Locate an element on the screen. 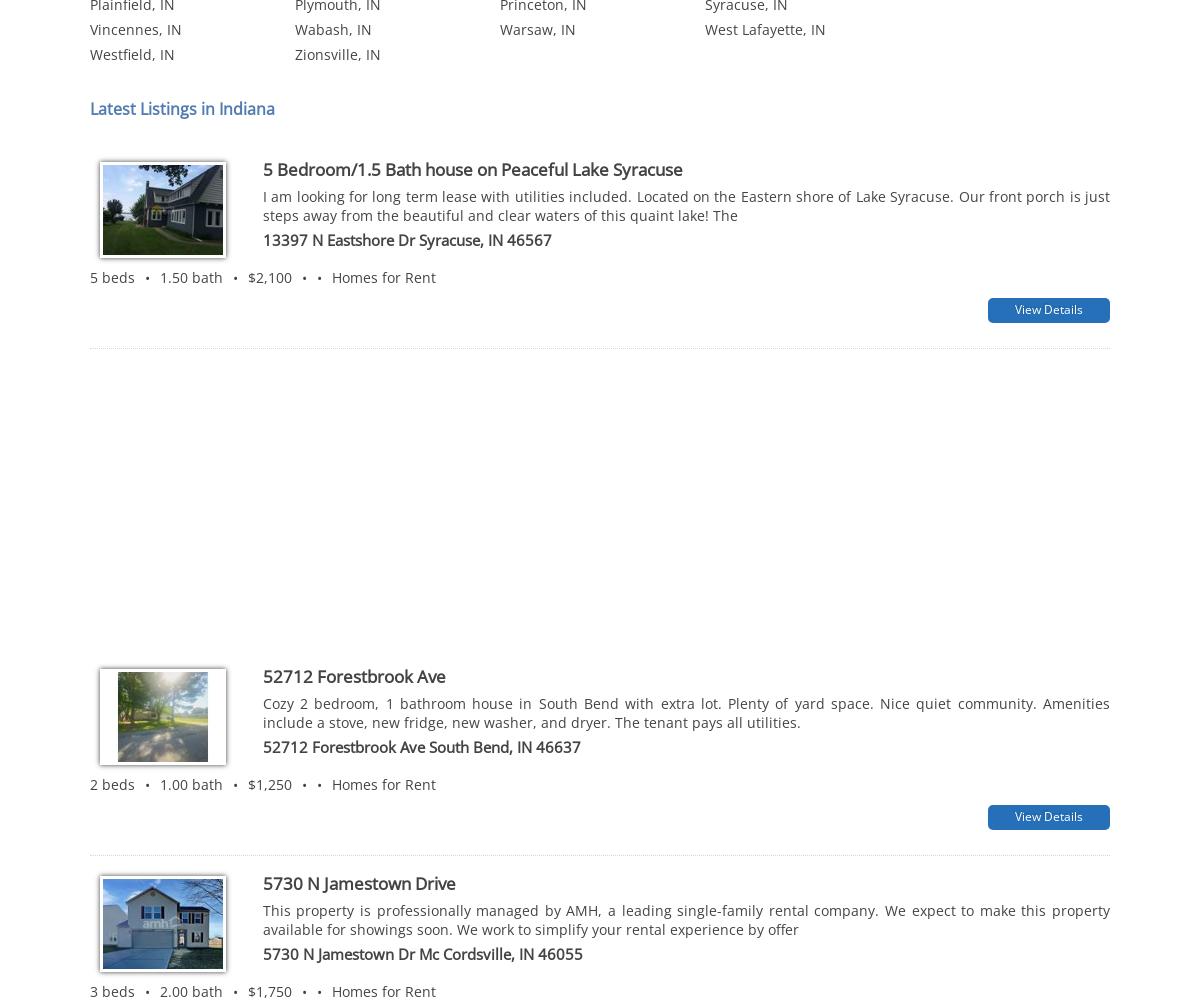 Image resolution: width=1200 pixels, height=1005 pixels. '1.50 bath' is located at coordinates (190, 275).